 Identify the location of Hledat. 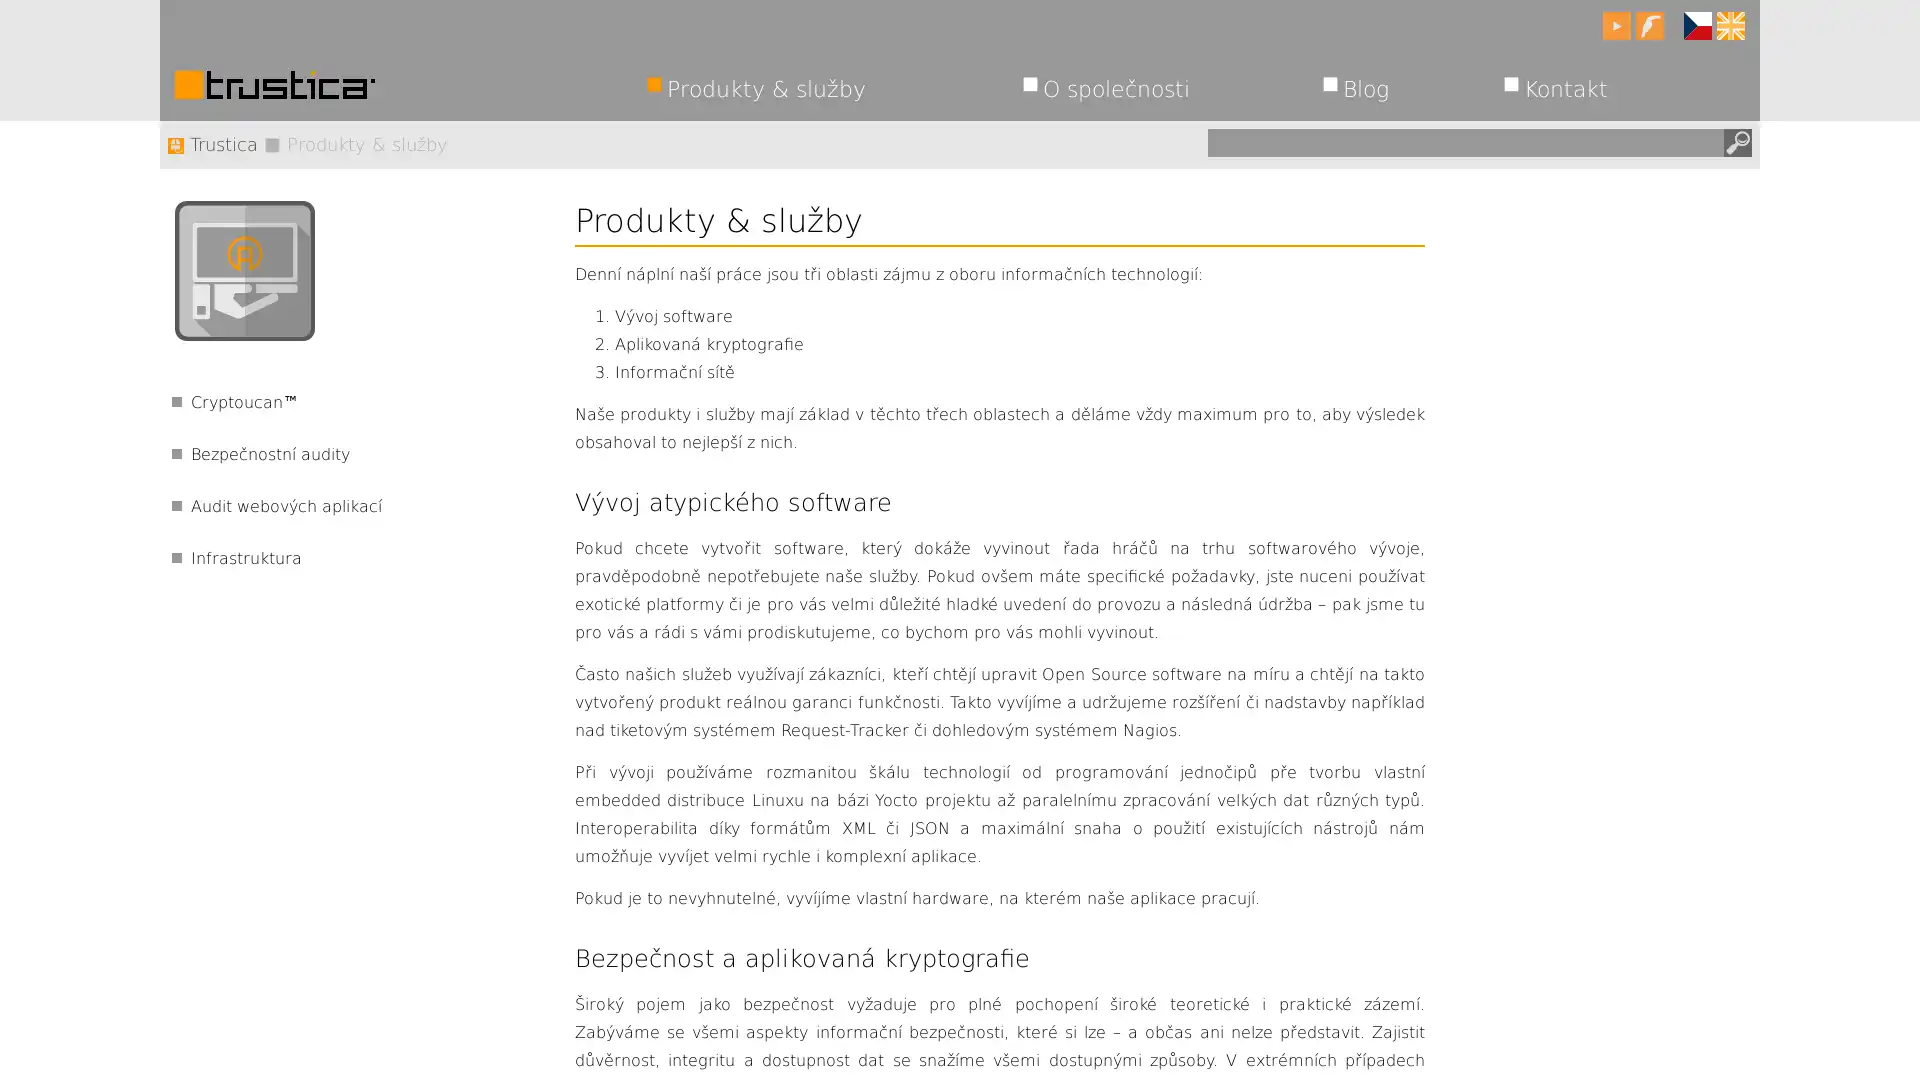
(1736, 141).